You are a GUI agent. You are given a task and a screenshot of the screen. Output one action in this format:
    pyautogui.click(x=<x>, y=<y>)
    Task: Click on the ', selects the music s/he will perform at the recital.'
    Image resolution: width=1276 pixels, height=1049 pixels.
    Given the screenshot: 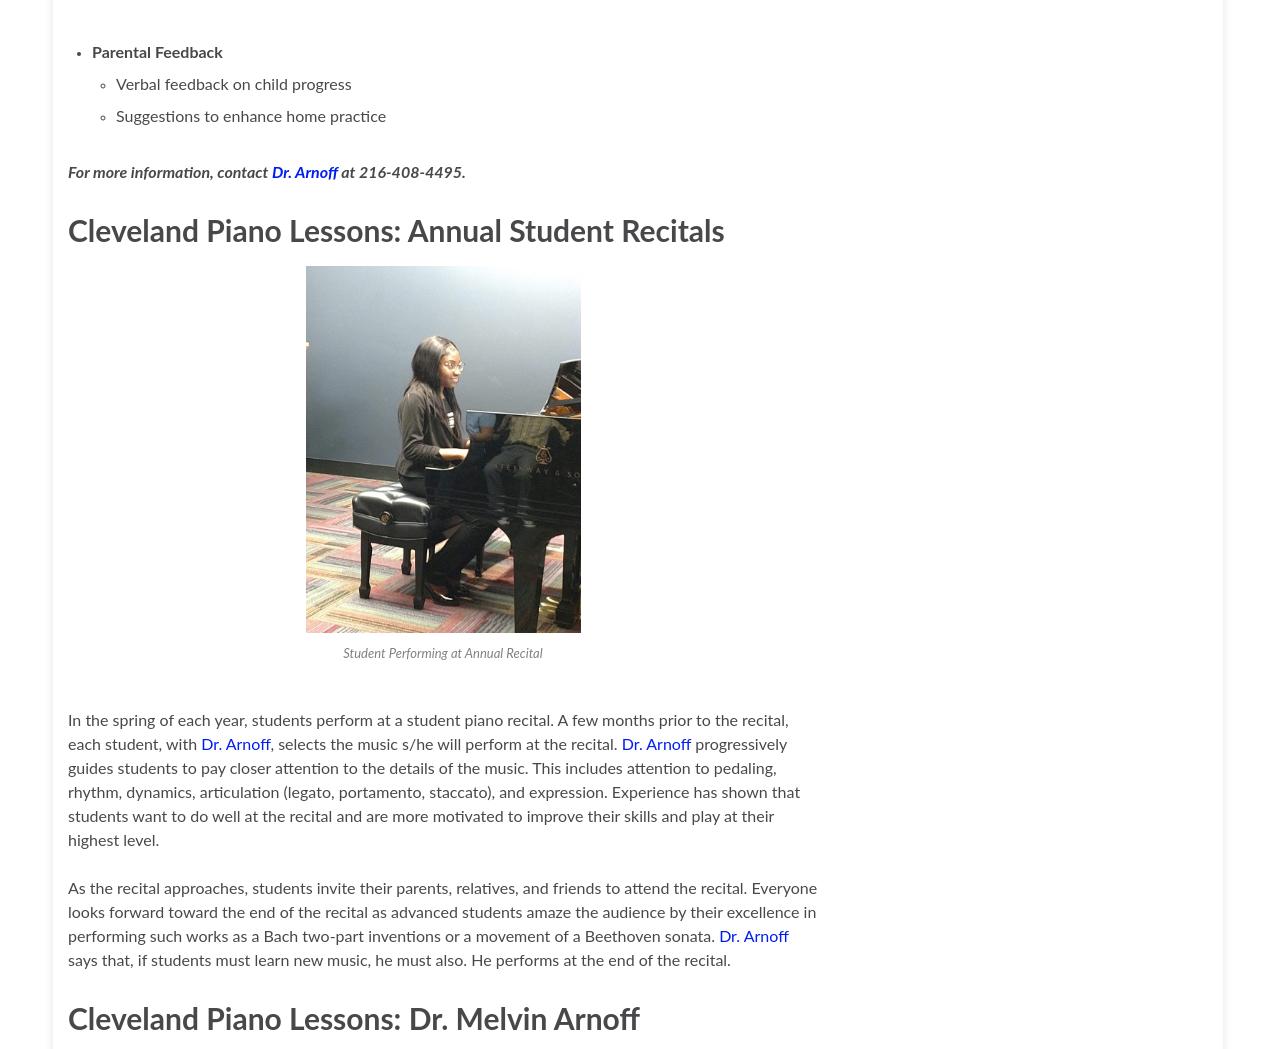 What is the action you would take?
    pyautogui.click(x=445, y=742)
    